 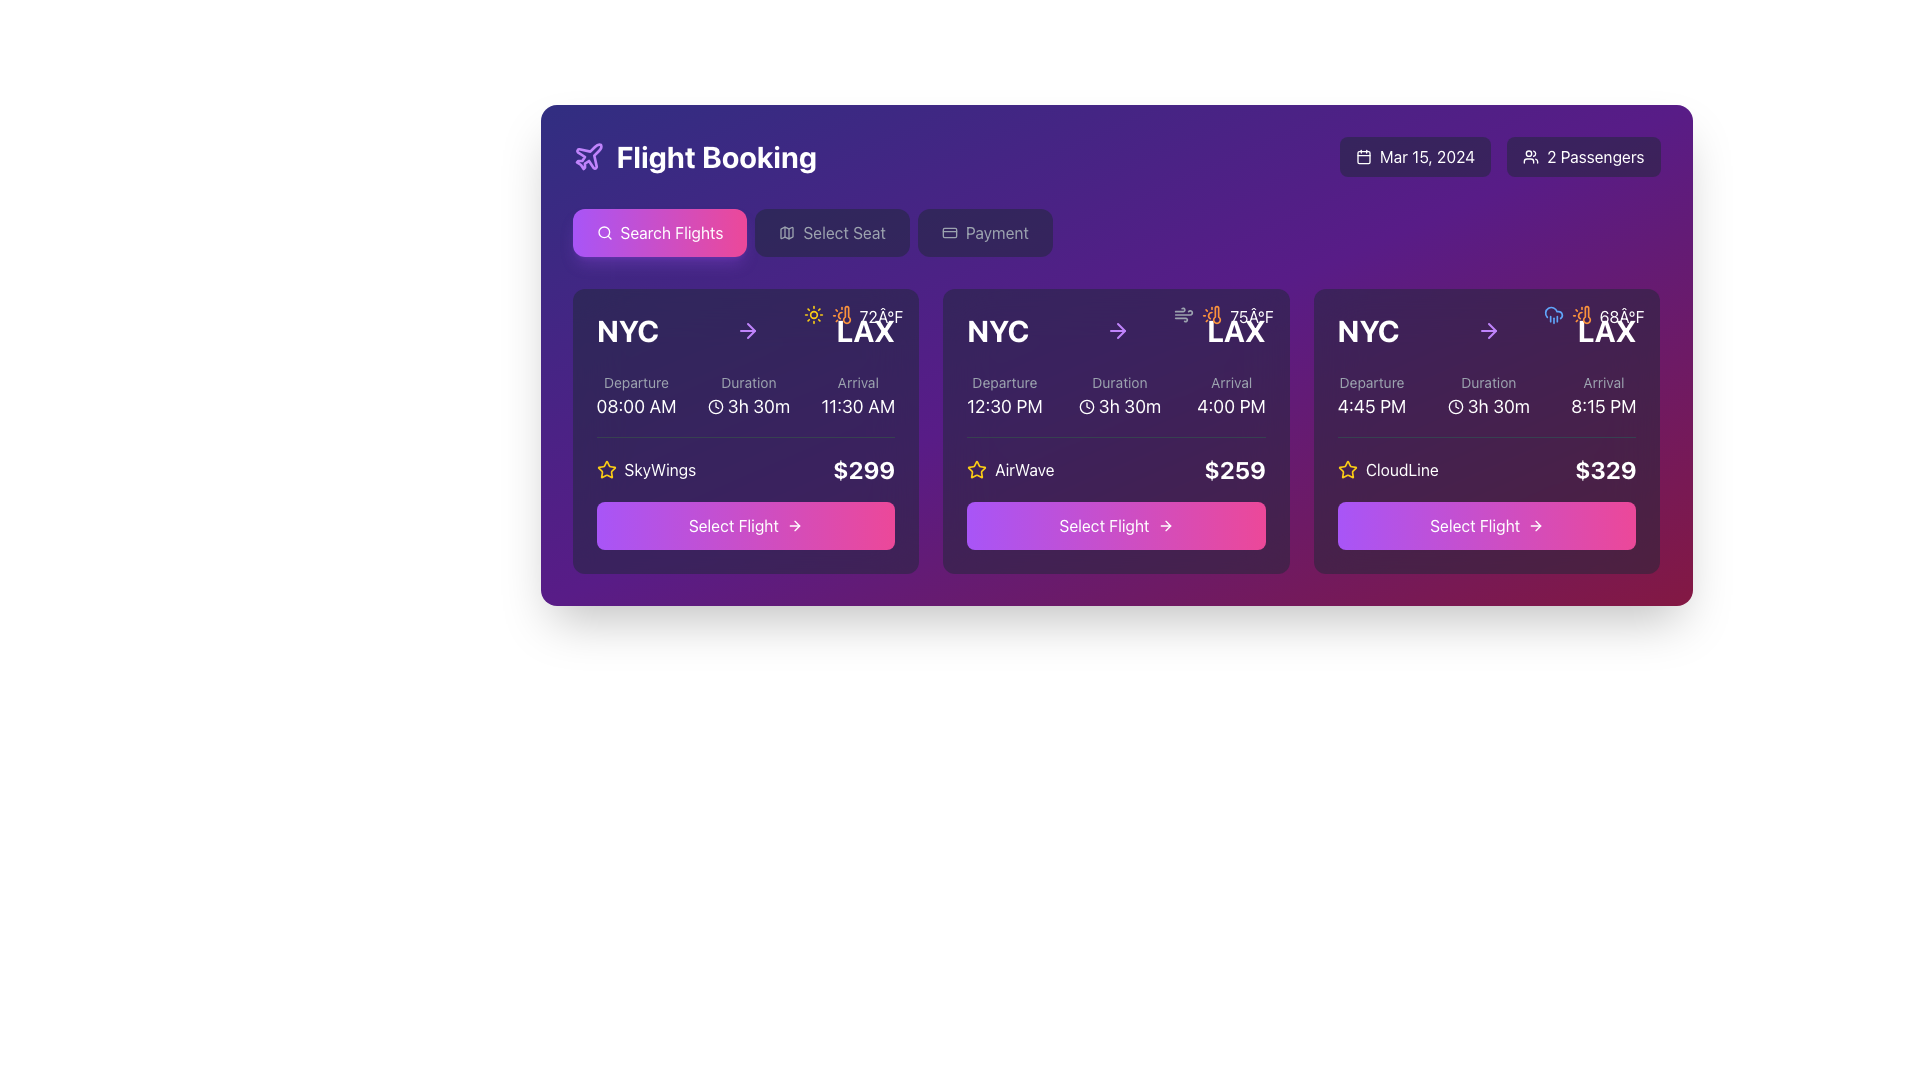 I want to click on the vertical thermometer icon in the third flight card from the left, adjacent to LAX, which indicates weather or temperature details, so click(x=1585, y=315).